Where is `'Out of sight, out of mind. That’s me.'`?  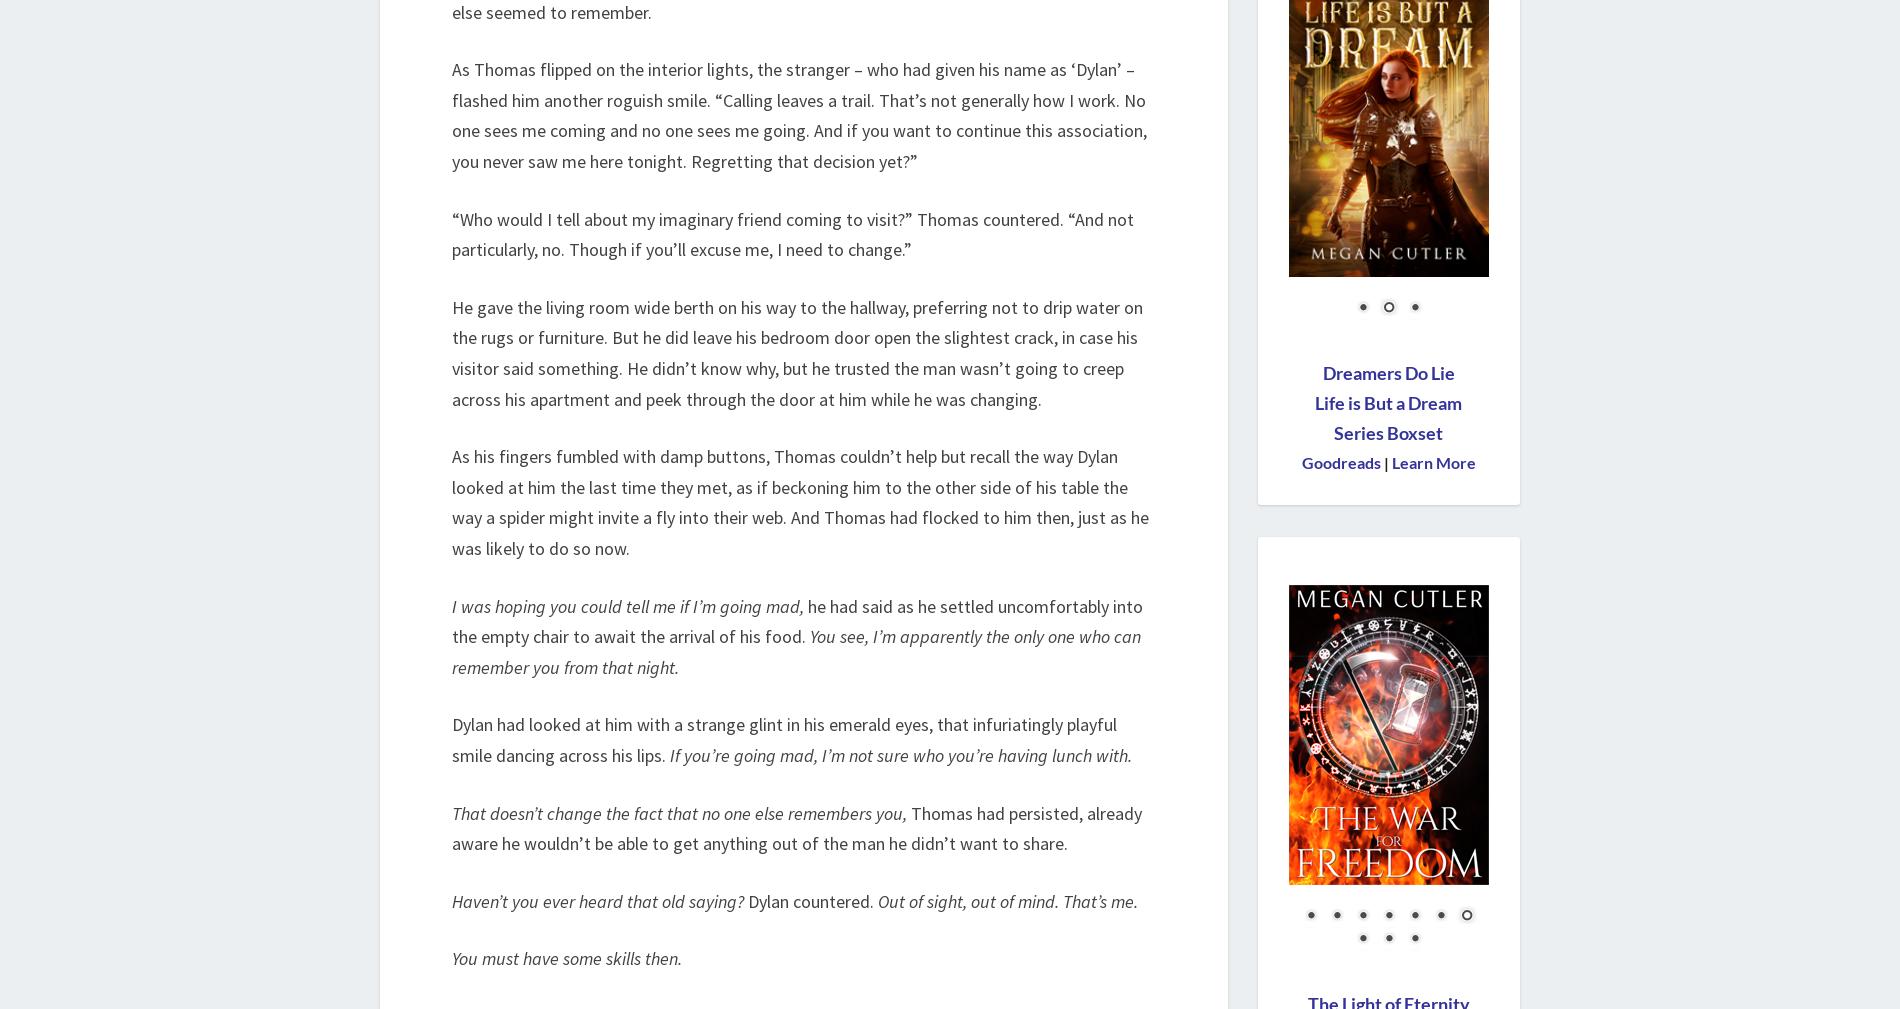
'Out of sight, out of mind. That’s me.' is located at coordinates (876, 900).